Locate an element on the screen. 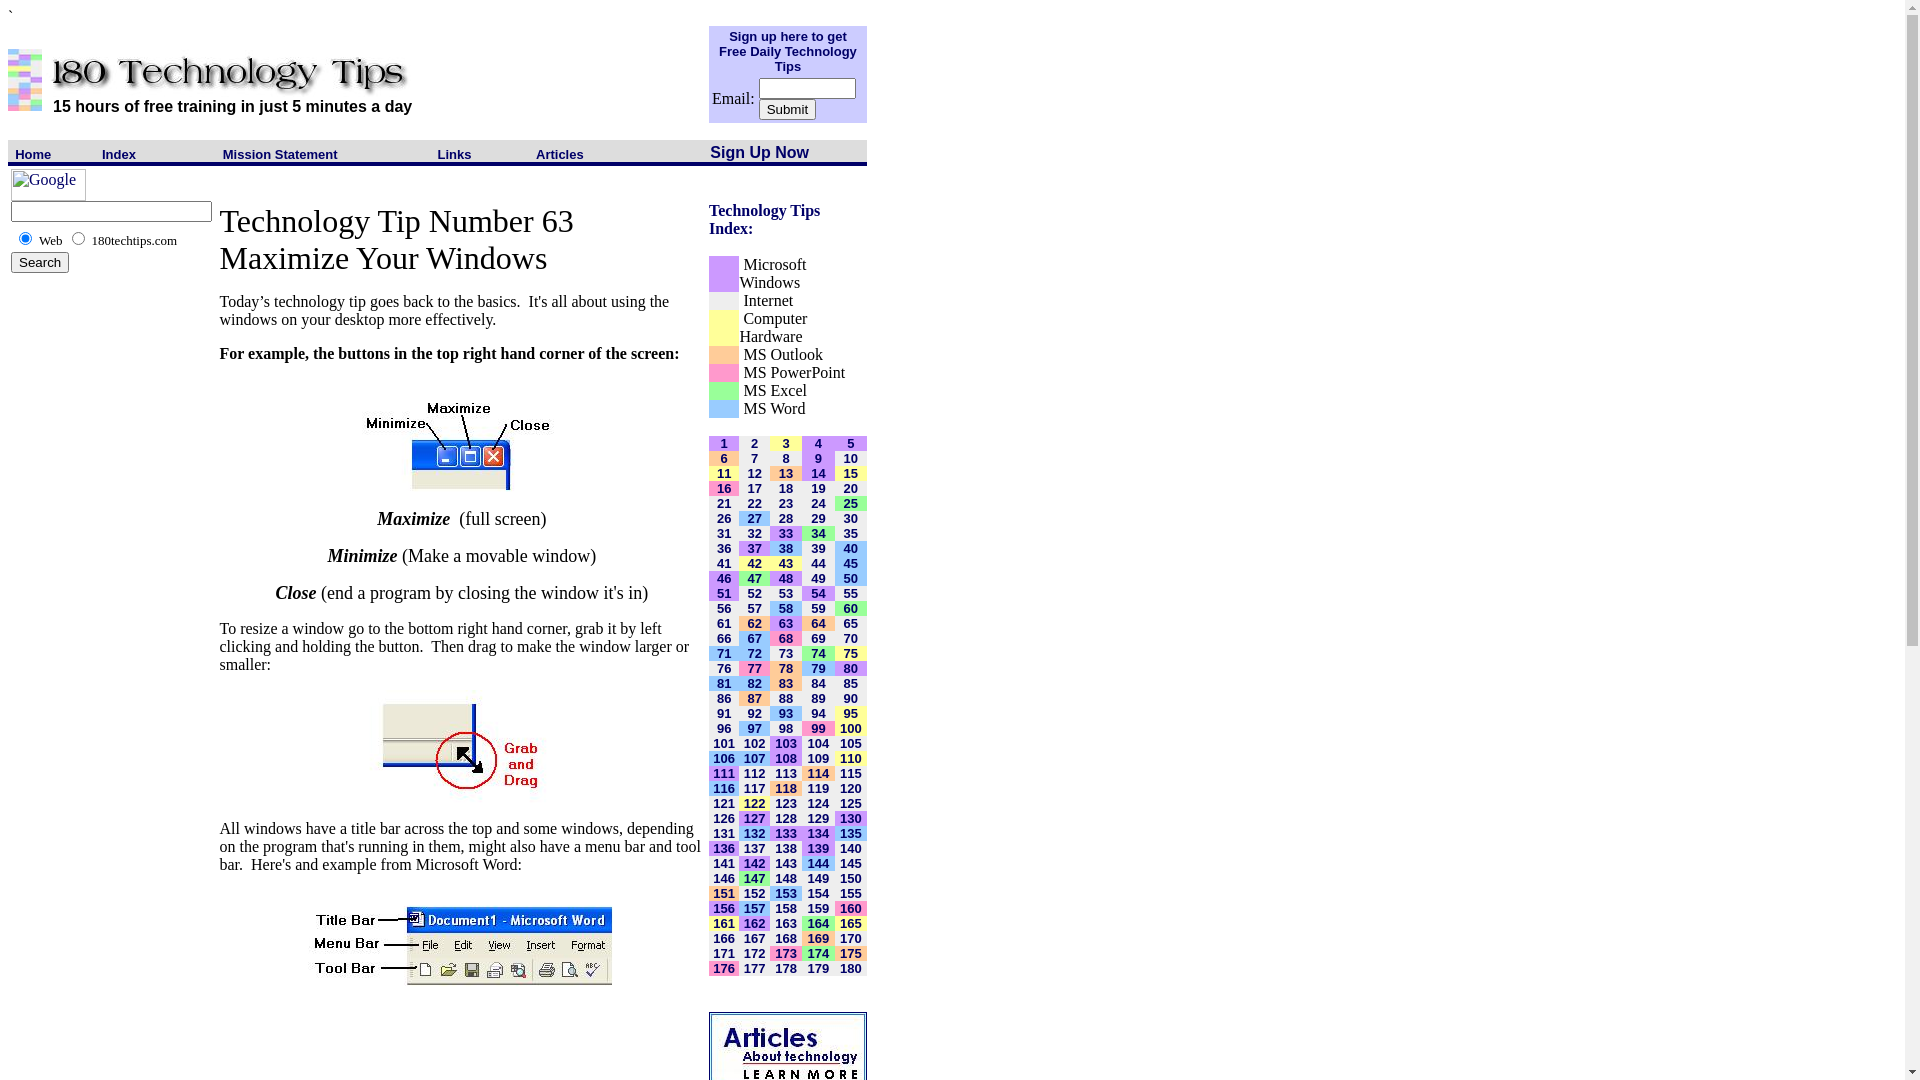 The image size is (1920, 1080). '103' is located at coordinates (785, 742).